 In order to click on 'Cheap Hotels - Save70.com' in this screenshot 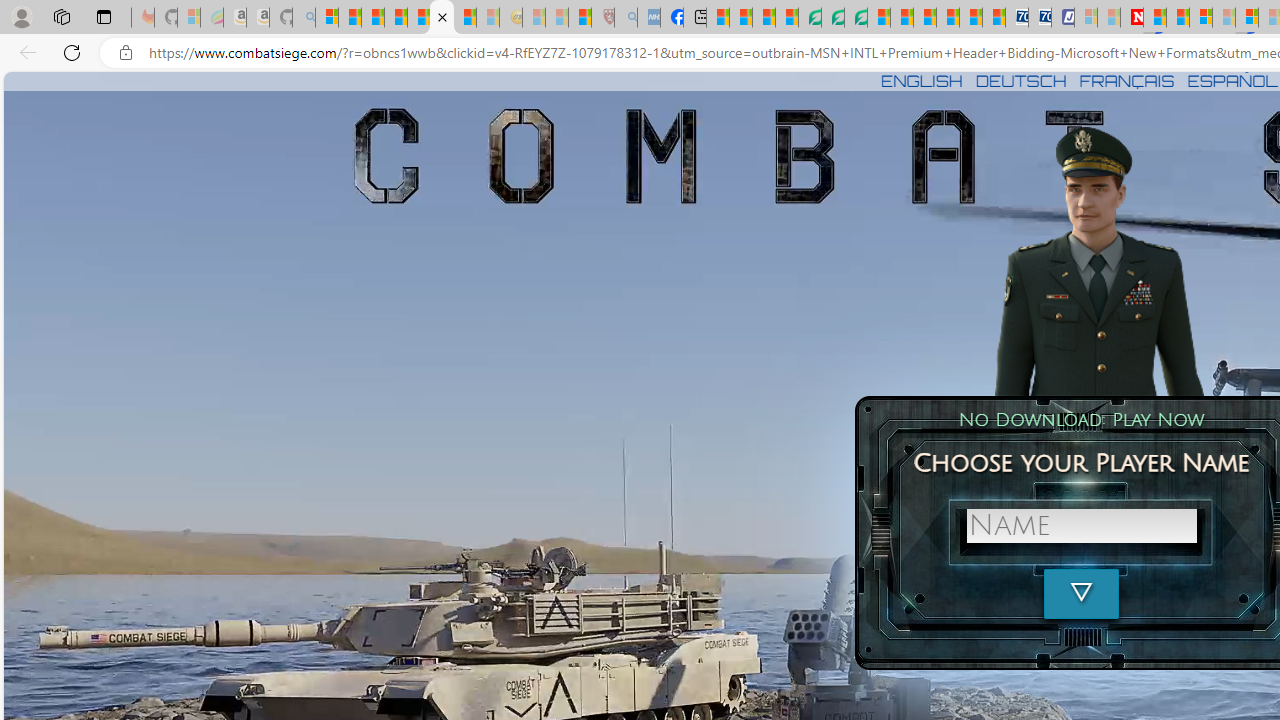, I will do `click(1040, 17)`.